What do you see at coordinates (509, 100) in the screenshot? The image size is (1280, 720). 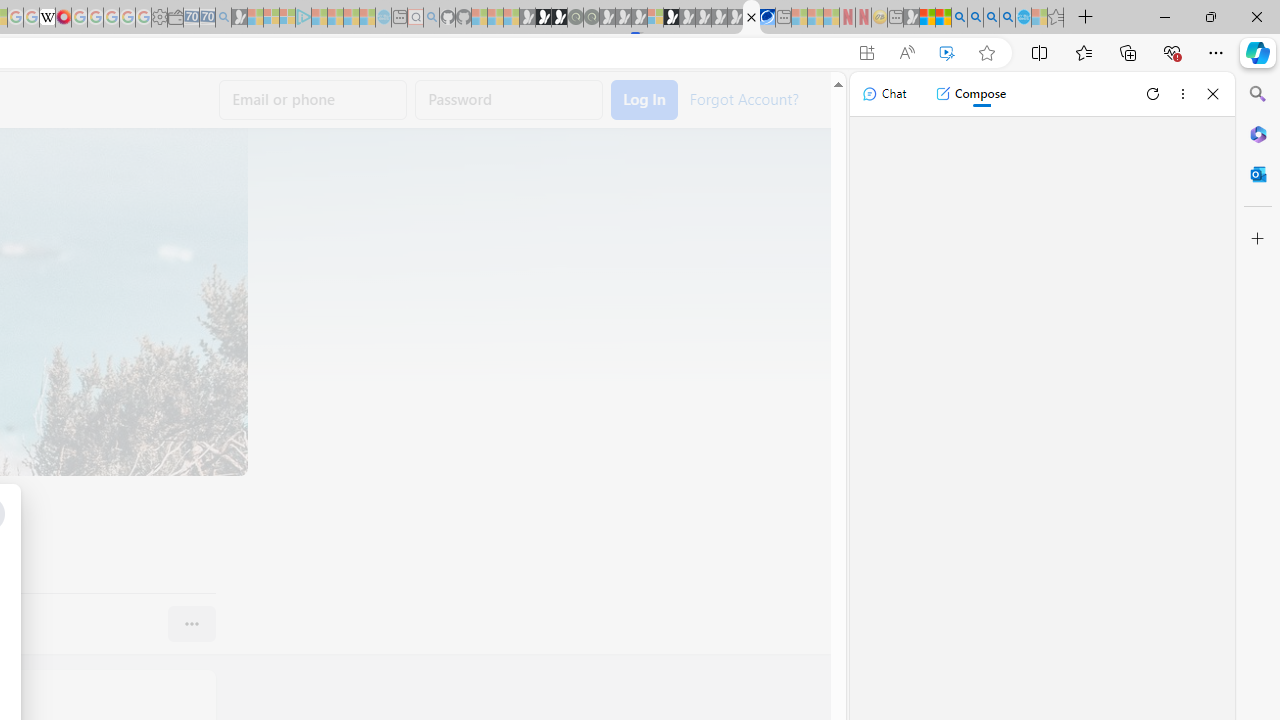 I see `'Password'` at bounding box center [509, 100].